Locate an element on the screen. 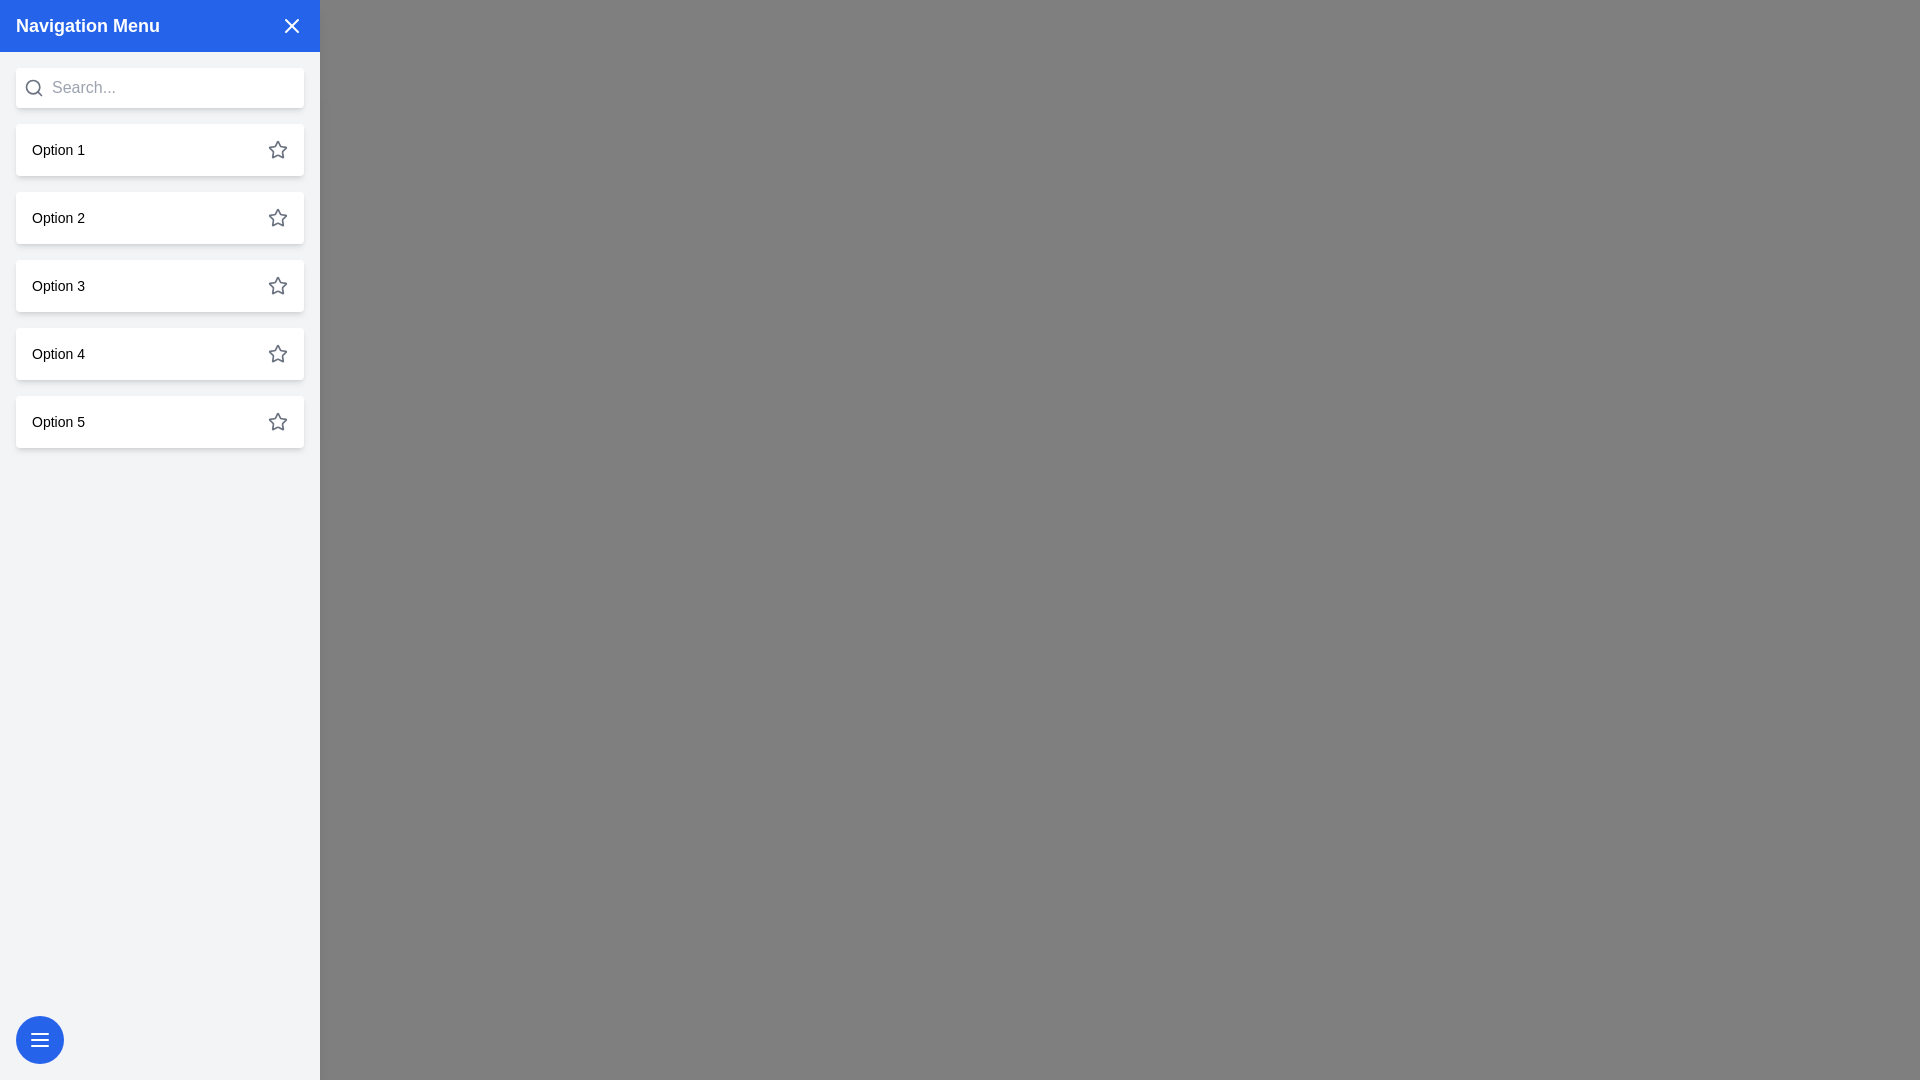 The width and height of the screenshot is (1920, 1080). the close button located at the top-right corner of the navigation menu is located at coordinates (291, 26).